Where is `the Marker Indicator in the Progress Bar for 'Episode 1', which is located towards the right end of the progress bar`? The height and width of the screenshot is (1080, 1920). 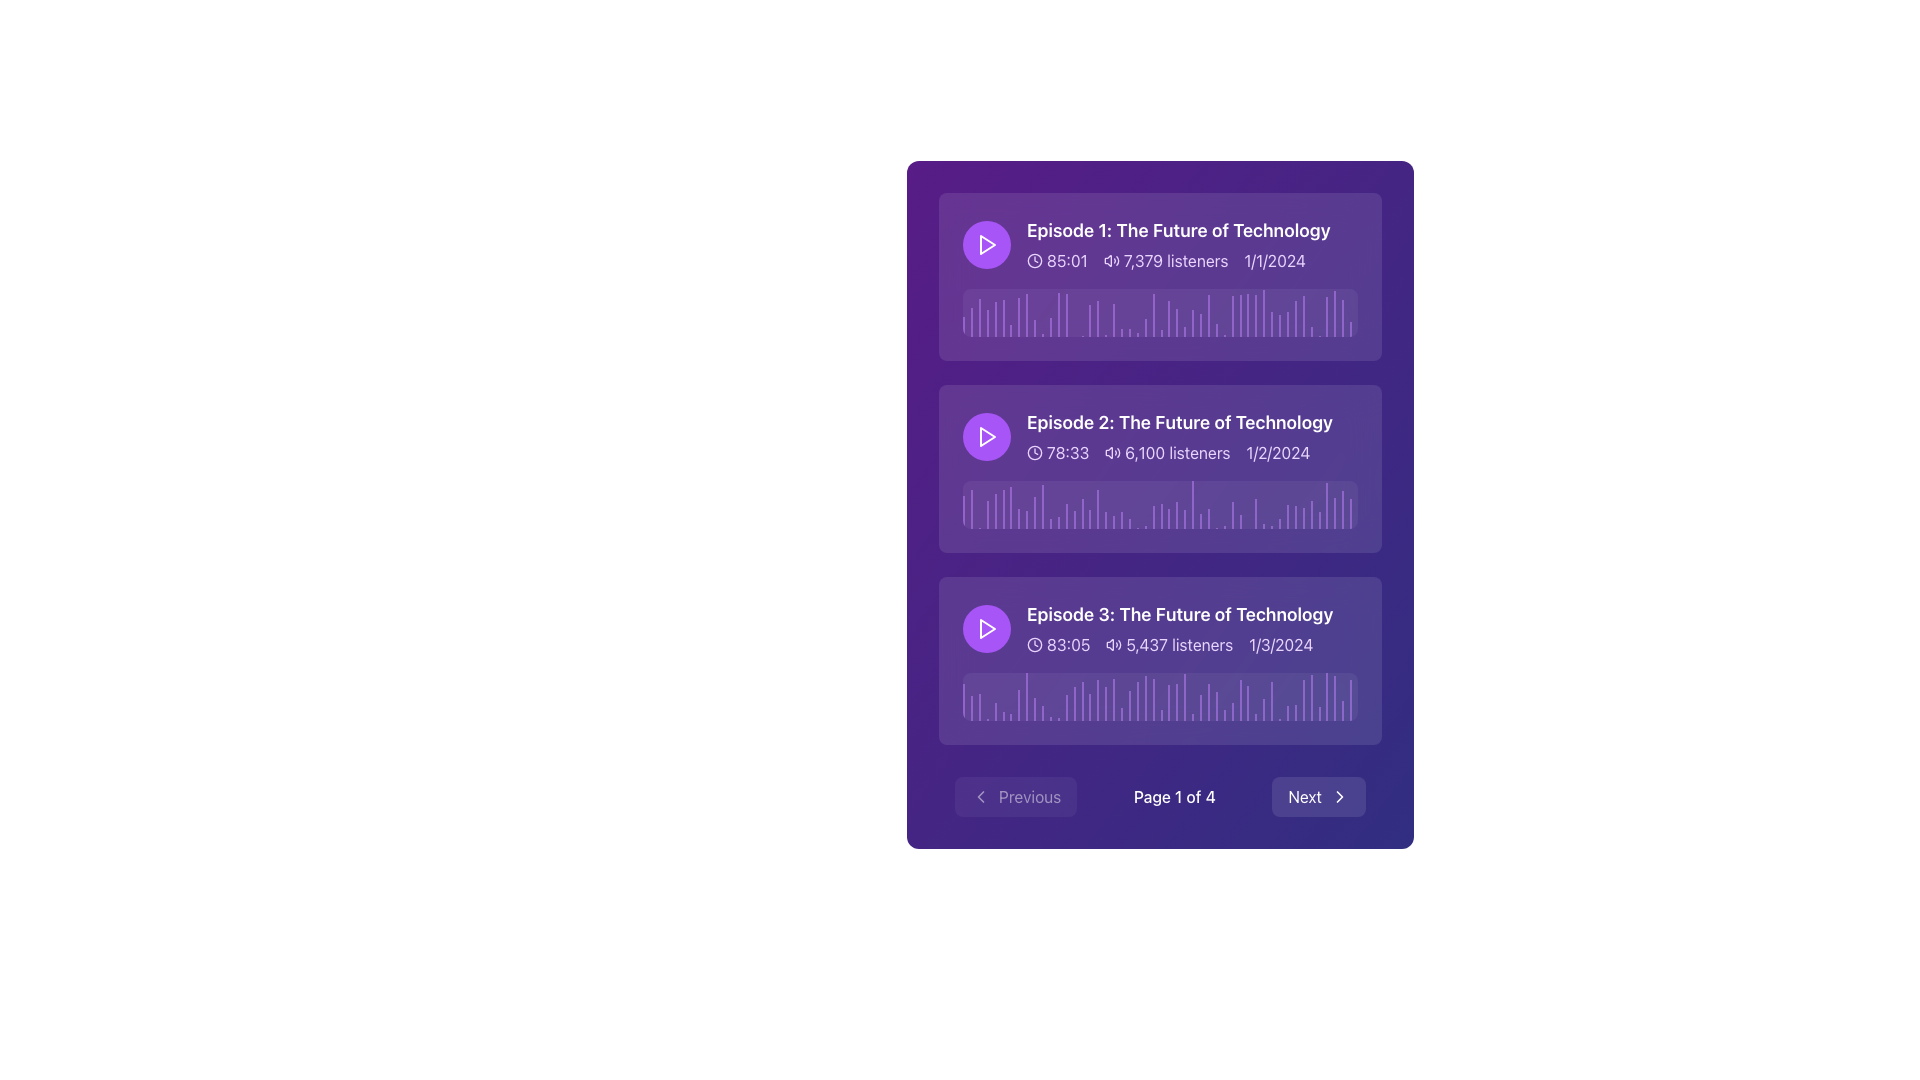
the Marker Indicator in the Progress Bar for 'Episode 1', which is located towards the right end of the progress bar is located at coordinates (1327, 315).